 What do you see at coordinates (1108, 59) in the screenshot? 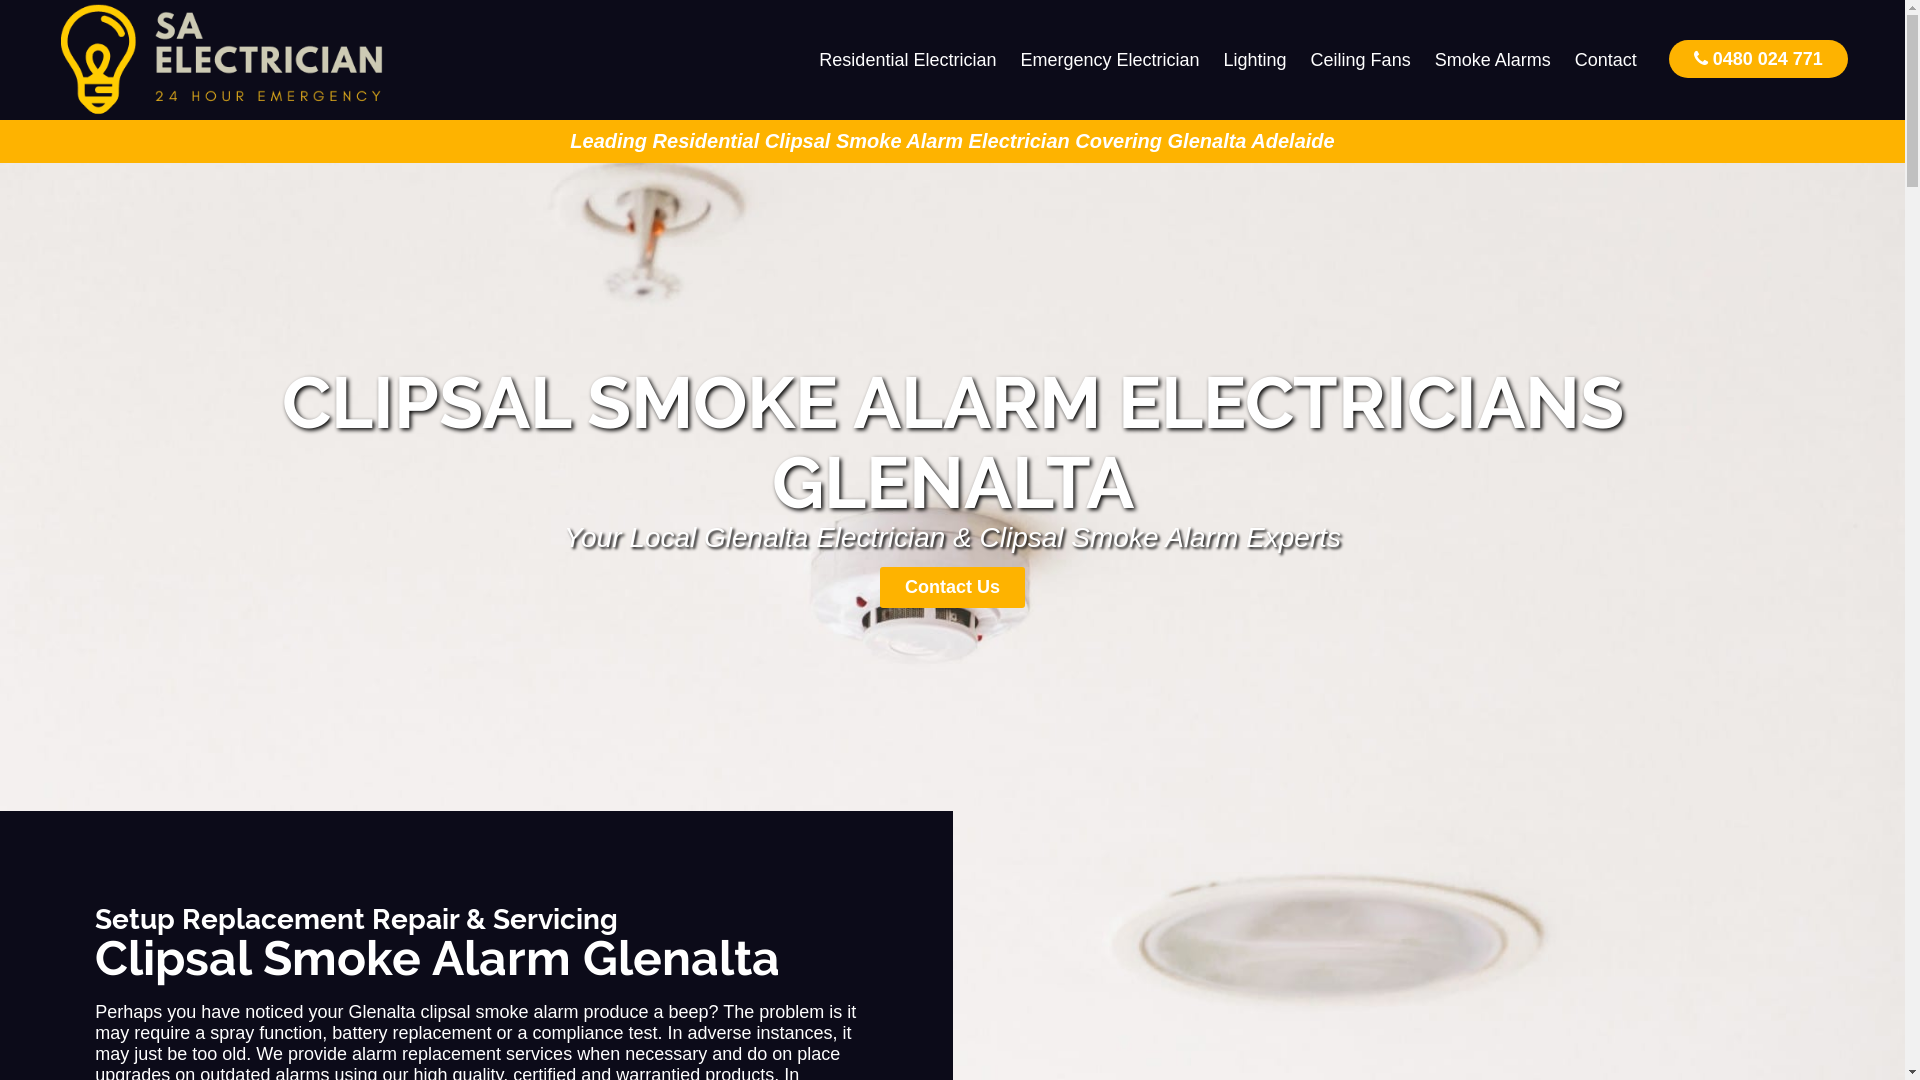
I see `'Emergency Electrician'` at bounding box center [1108, 59].